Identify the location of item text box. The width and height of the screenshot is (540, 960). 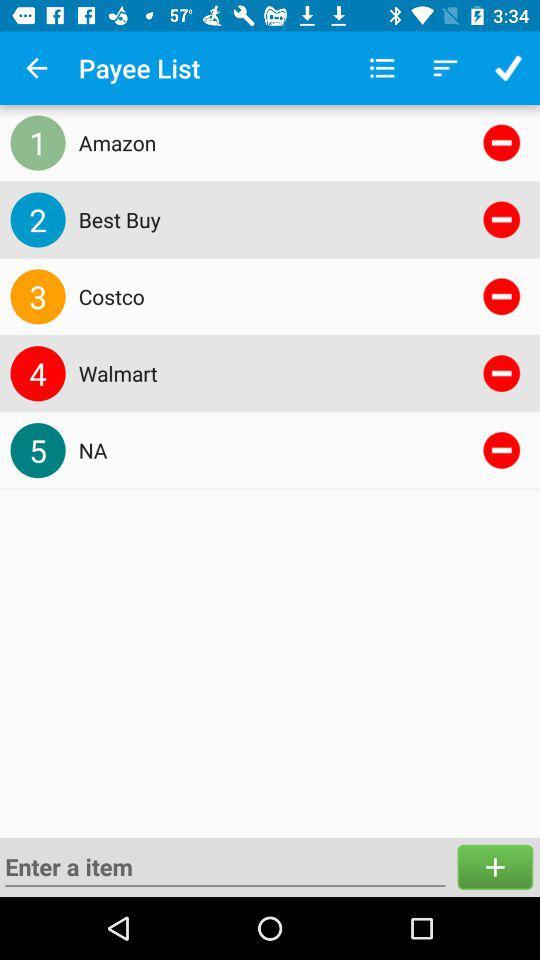
(224, 866).